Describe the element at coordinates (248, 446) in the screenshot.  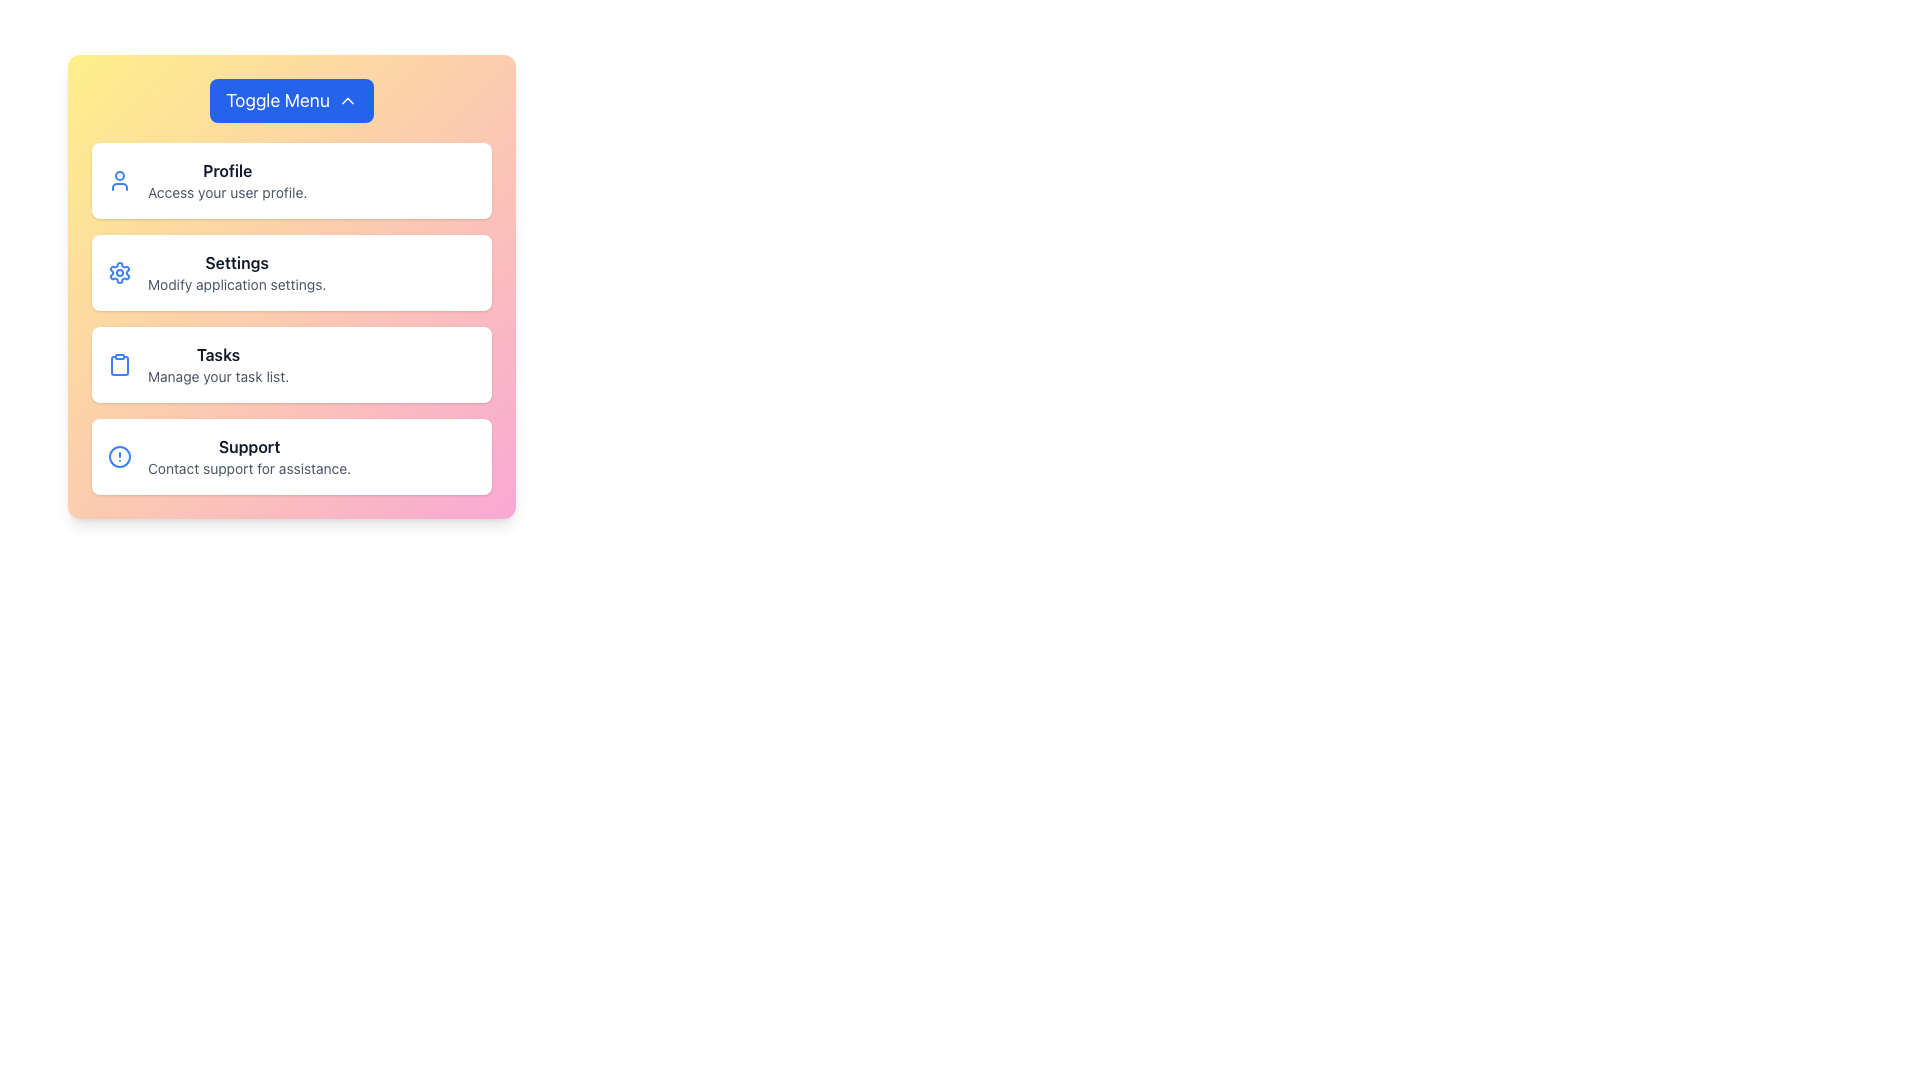
I see `the text label that serves as a header for the support option, located to the right of an exclamation mark icon` at that location.